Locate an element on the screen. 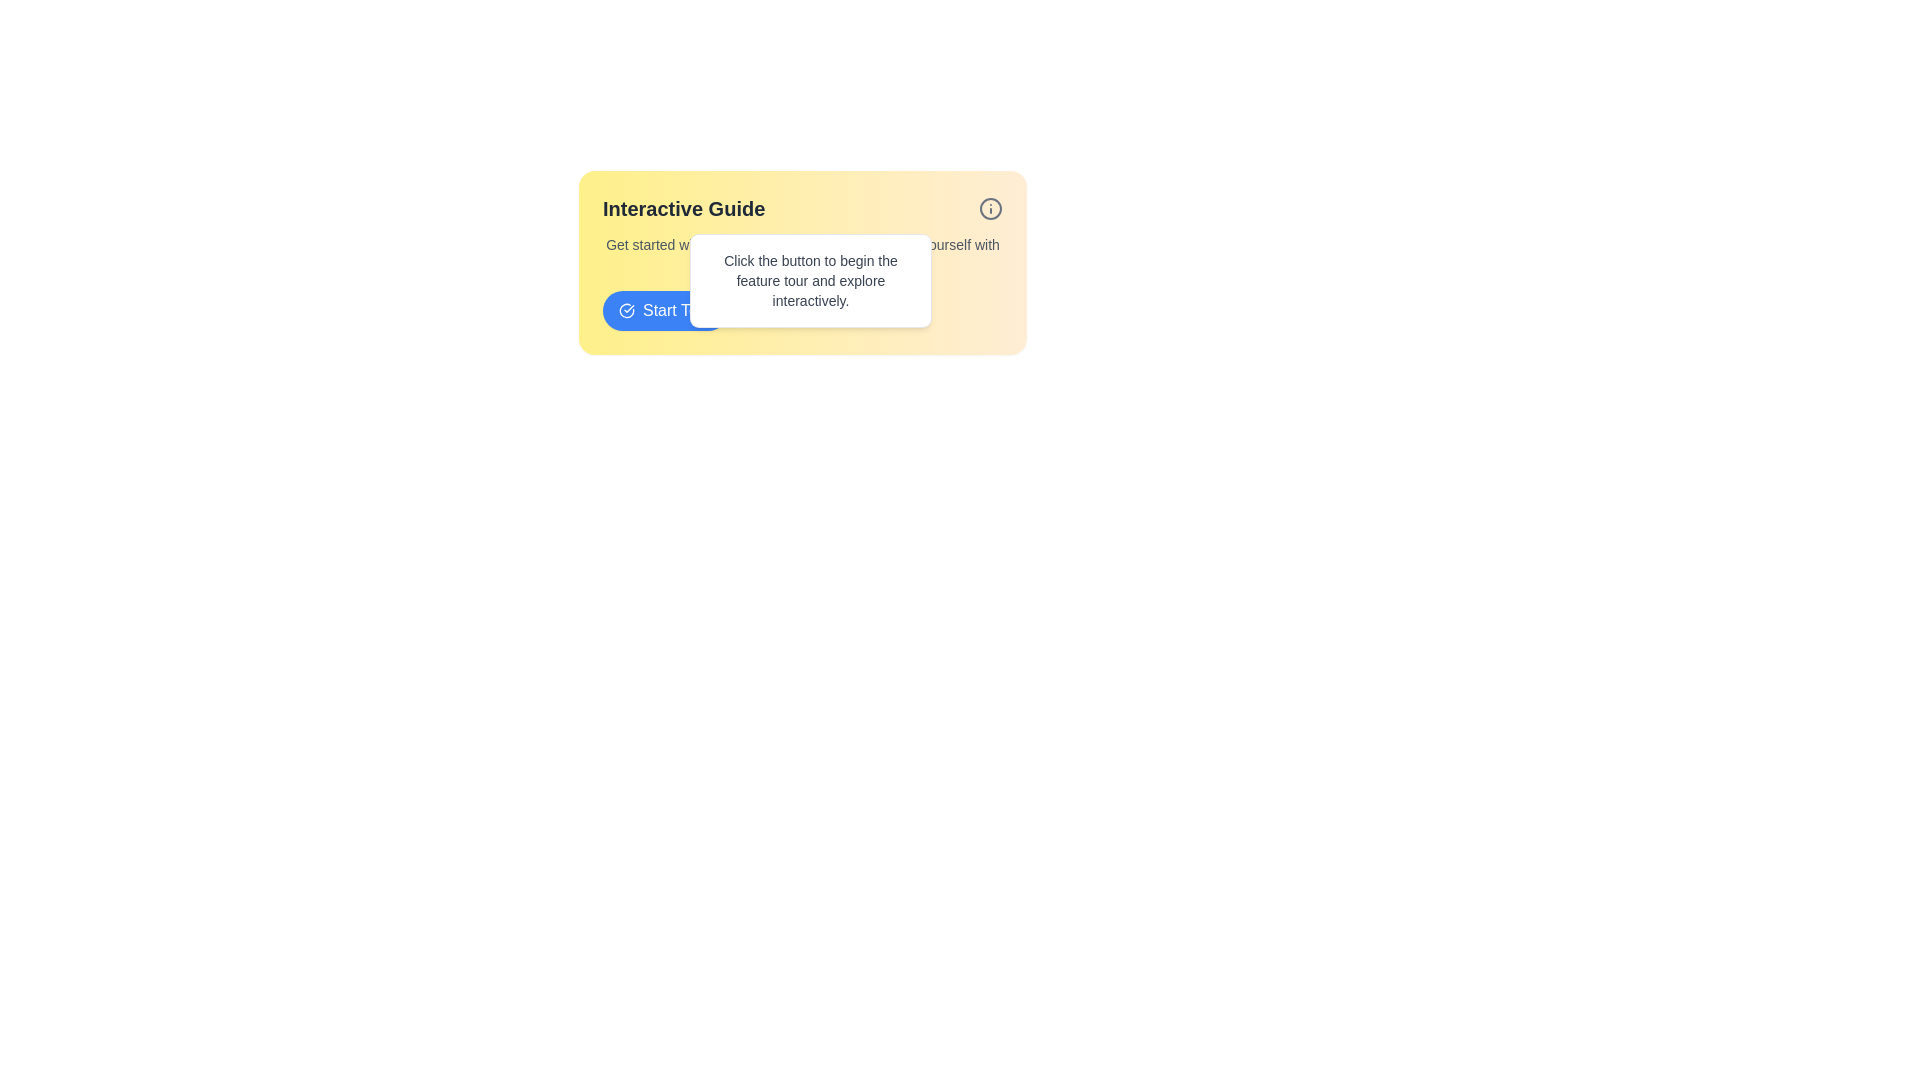 The image size is (1920, 1080). the SVG circle that serves as the outer circle of the 'info' icon in the 'Interactive Guide' dialog box, located in the top right corner is located at coordinates (990, 208).